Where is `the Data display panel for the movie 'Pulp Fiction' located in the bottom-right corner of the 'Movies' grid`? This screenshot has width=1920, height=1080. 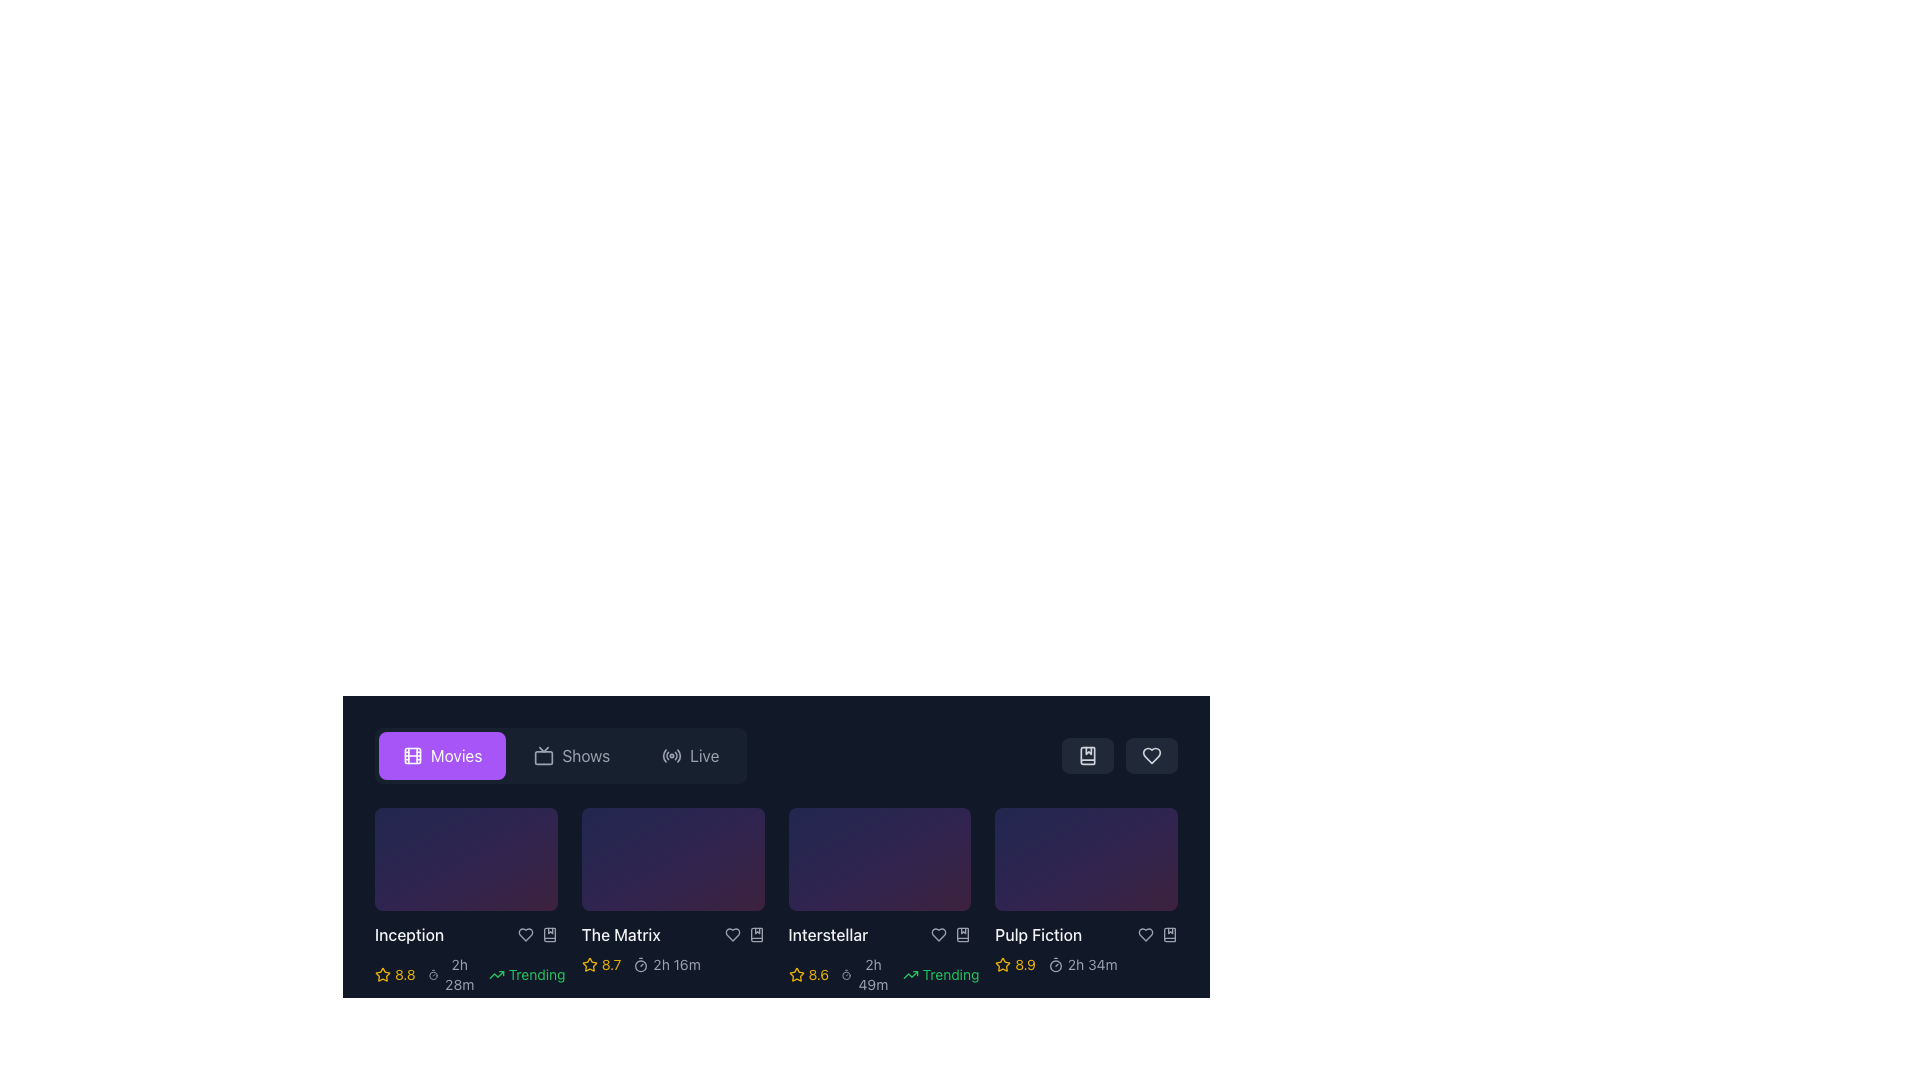
the Data display panel for the movie 'Pulp Fiction' located in the bottom-right corner of the 'Movies' grid is located at coordinates (1085, 947).